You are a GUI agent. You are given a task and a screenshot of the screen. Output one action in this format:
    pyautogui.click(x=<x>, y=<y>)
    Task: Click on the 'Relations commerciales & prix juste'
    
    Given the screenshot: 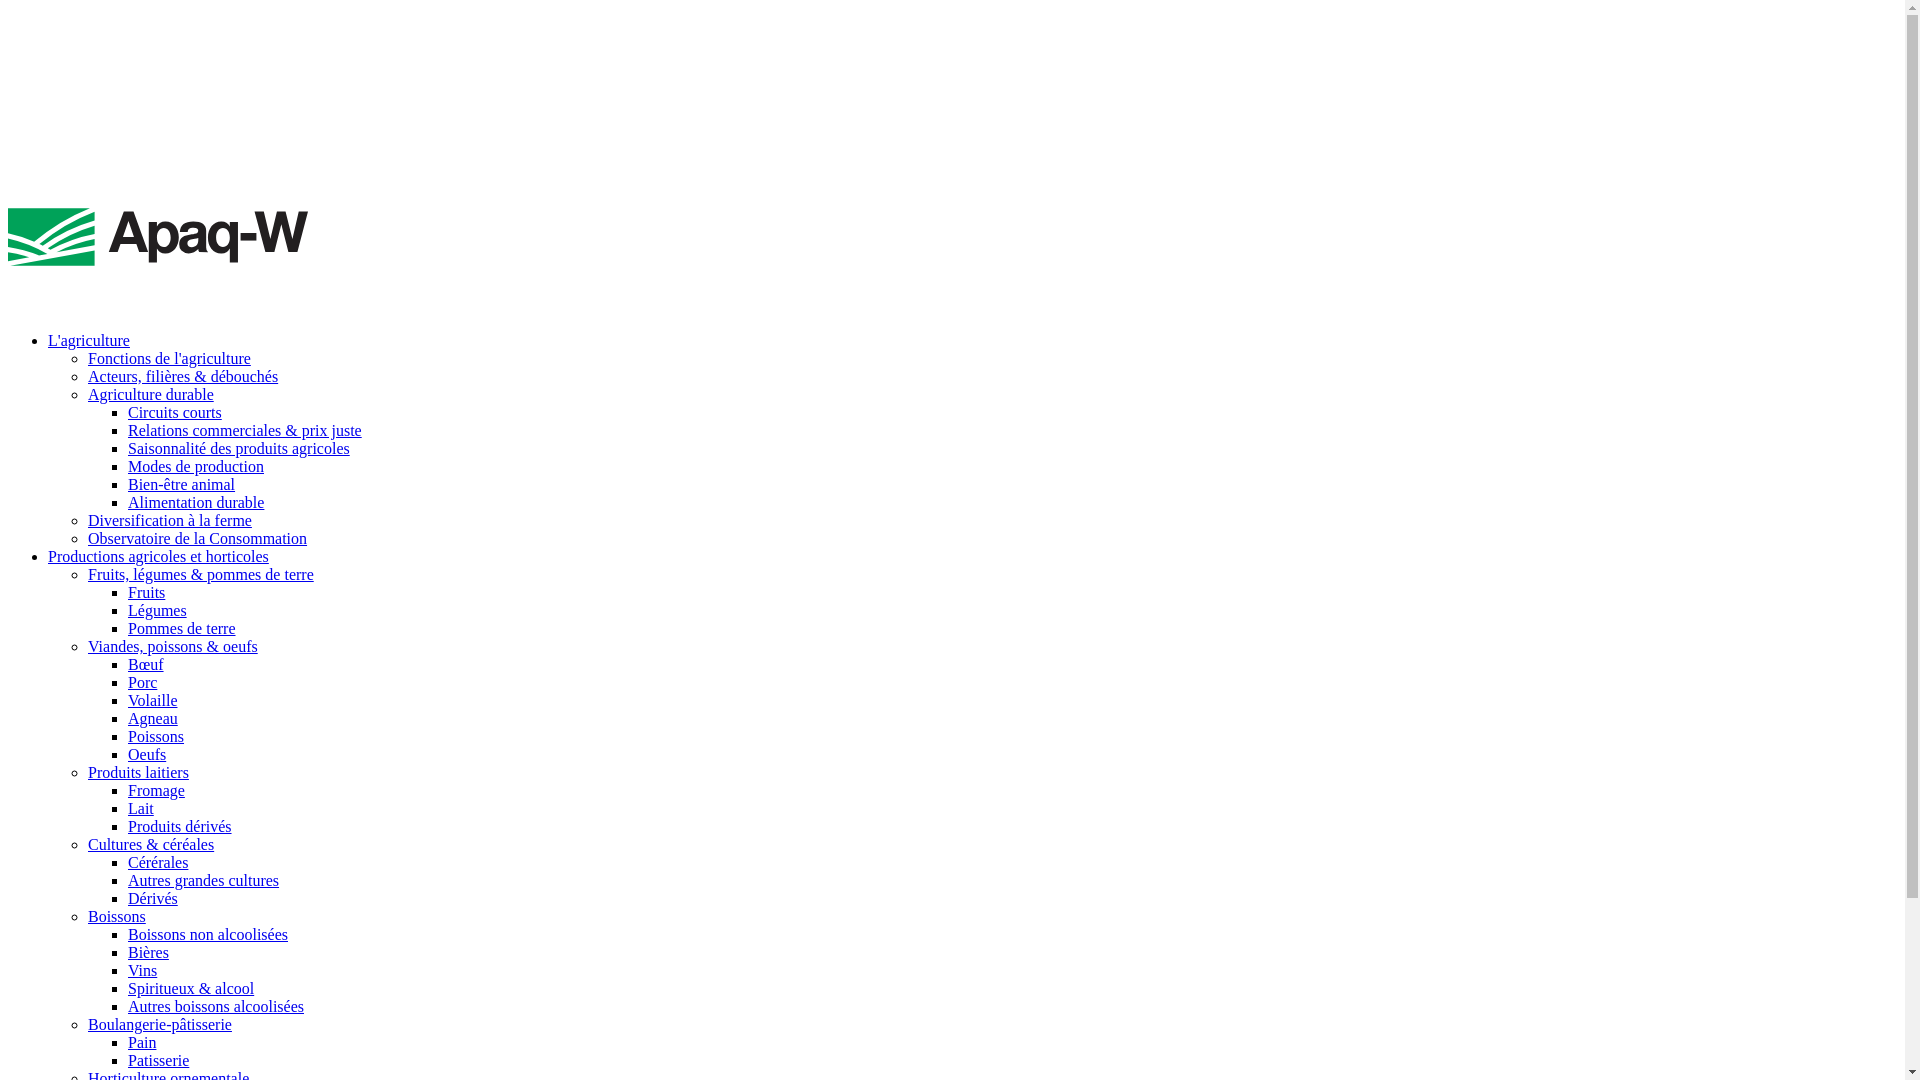 What is the action you would take?
    pyautogui.click(x=243, y=429)
    